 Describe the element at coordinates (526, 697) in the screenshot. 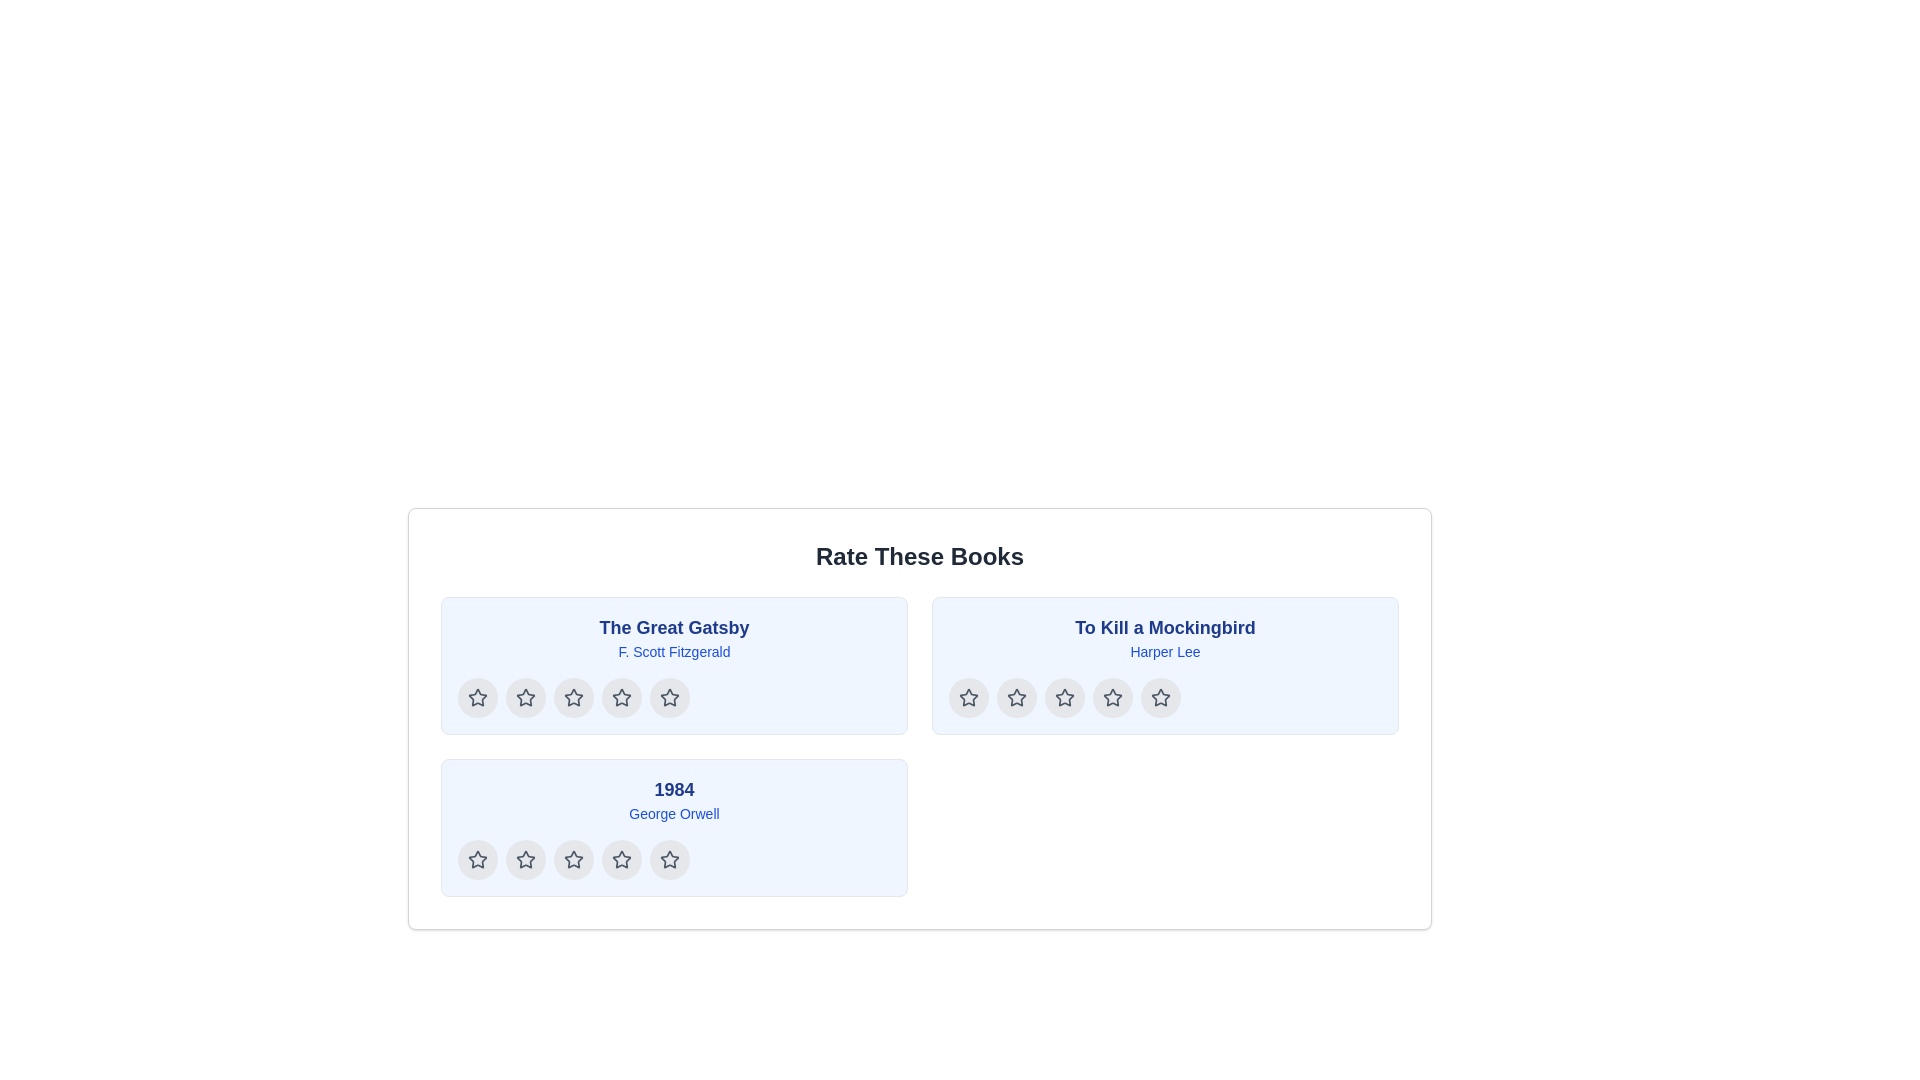

I see `the outlined star icon in gray color, the first star in the five-star rating system for the book 'The Great Gatsby', to rate it` at that location.